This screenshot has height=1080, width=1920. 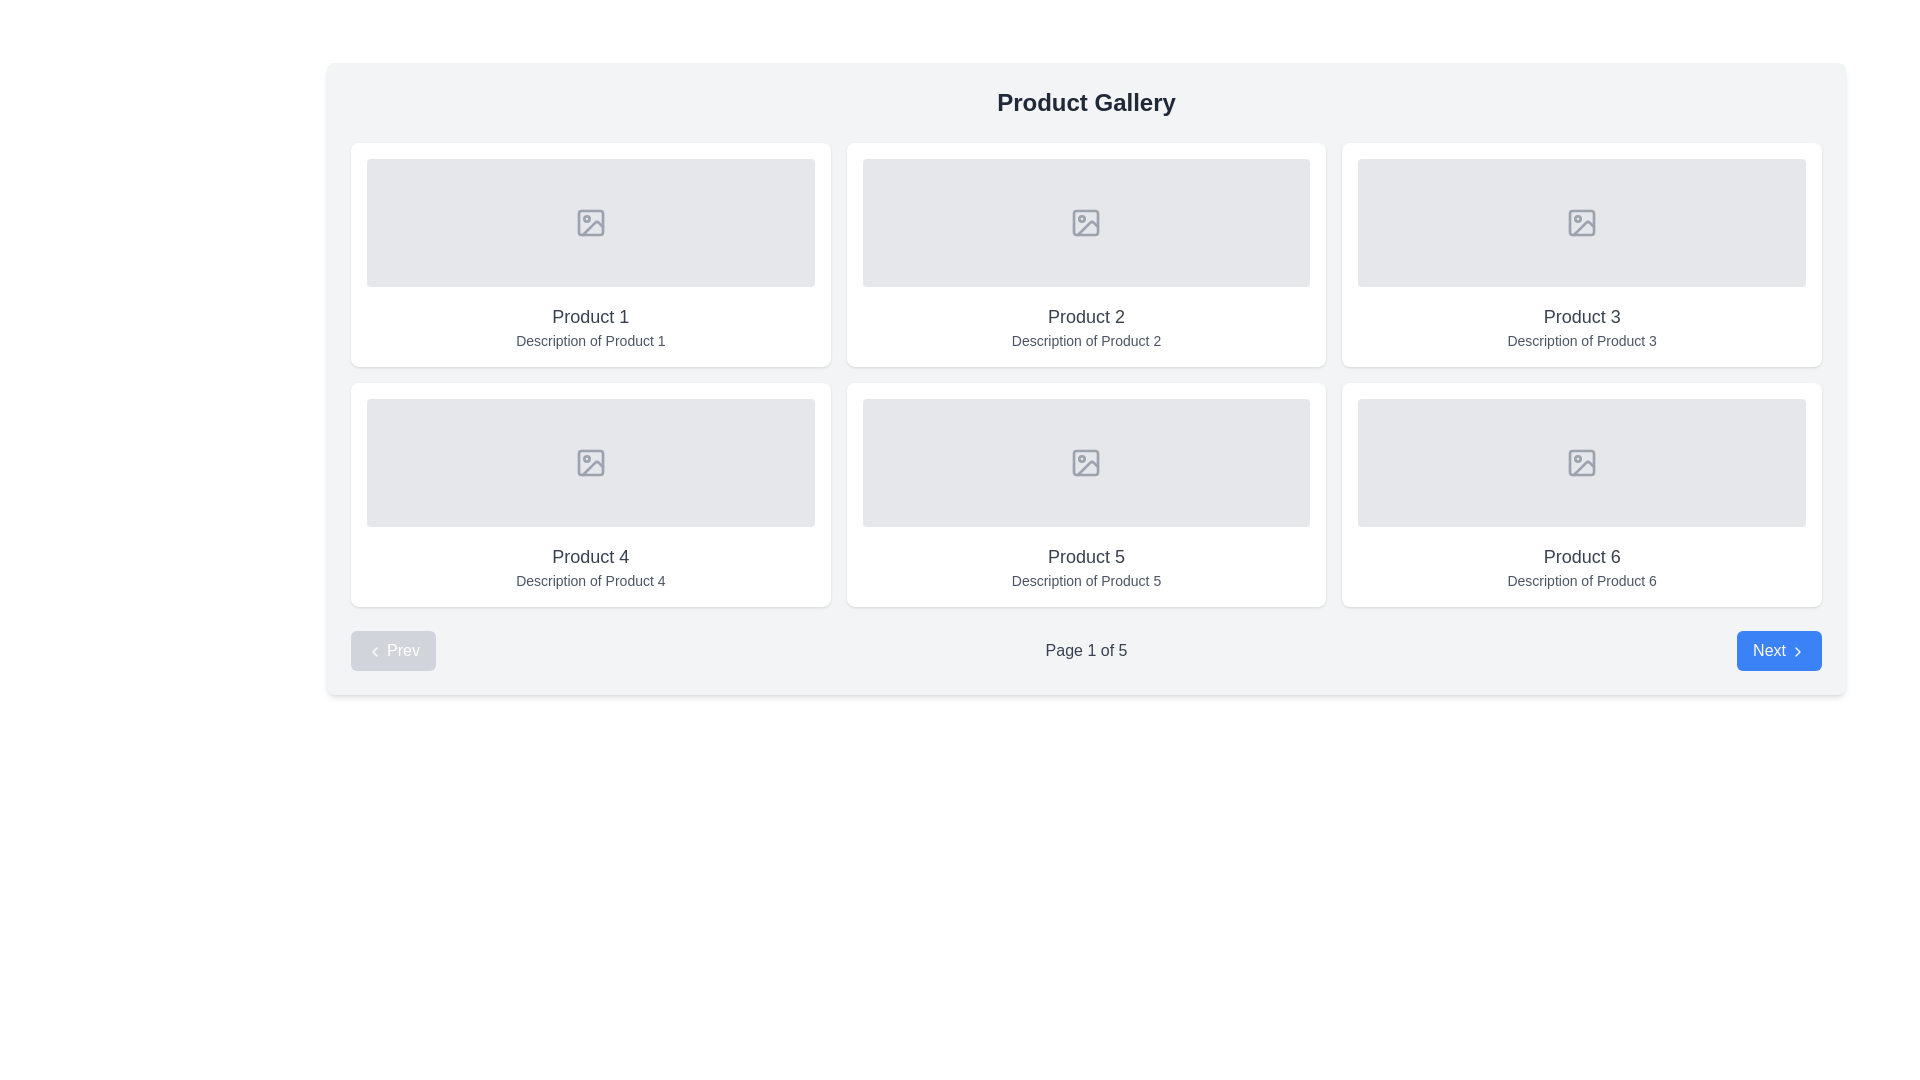 I want to click on the 'Next' button located at the bottom-right of the interface, so click(x=1779, y=651).